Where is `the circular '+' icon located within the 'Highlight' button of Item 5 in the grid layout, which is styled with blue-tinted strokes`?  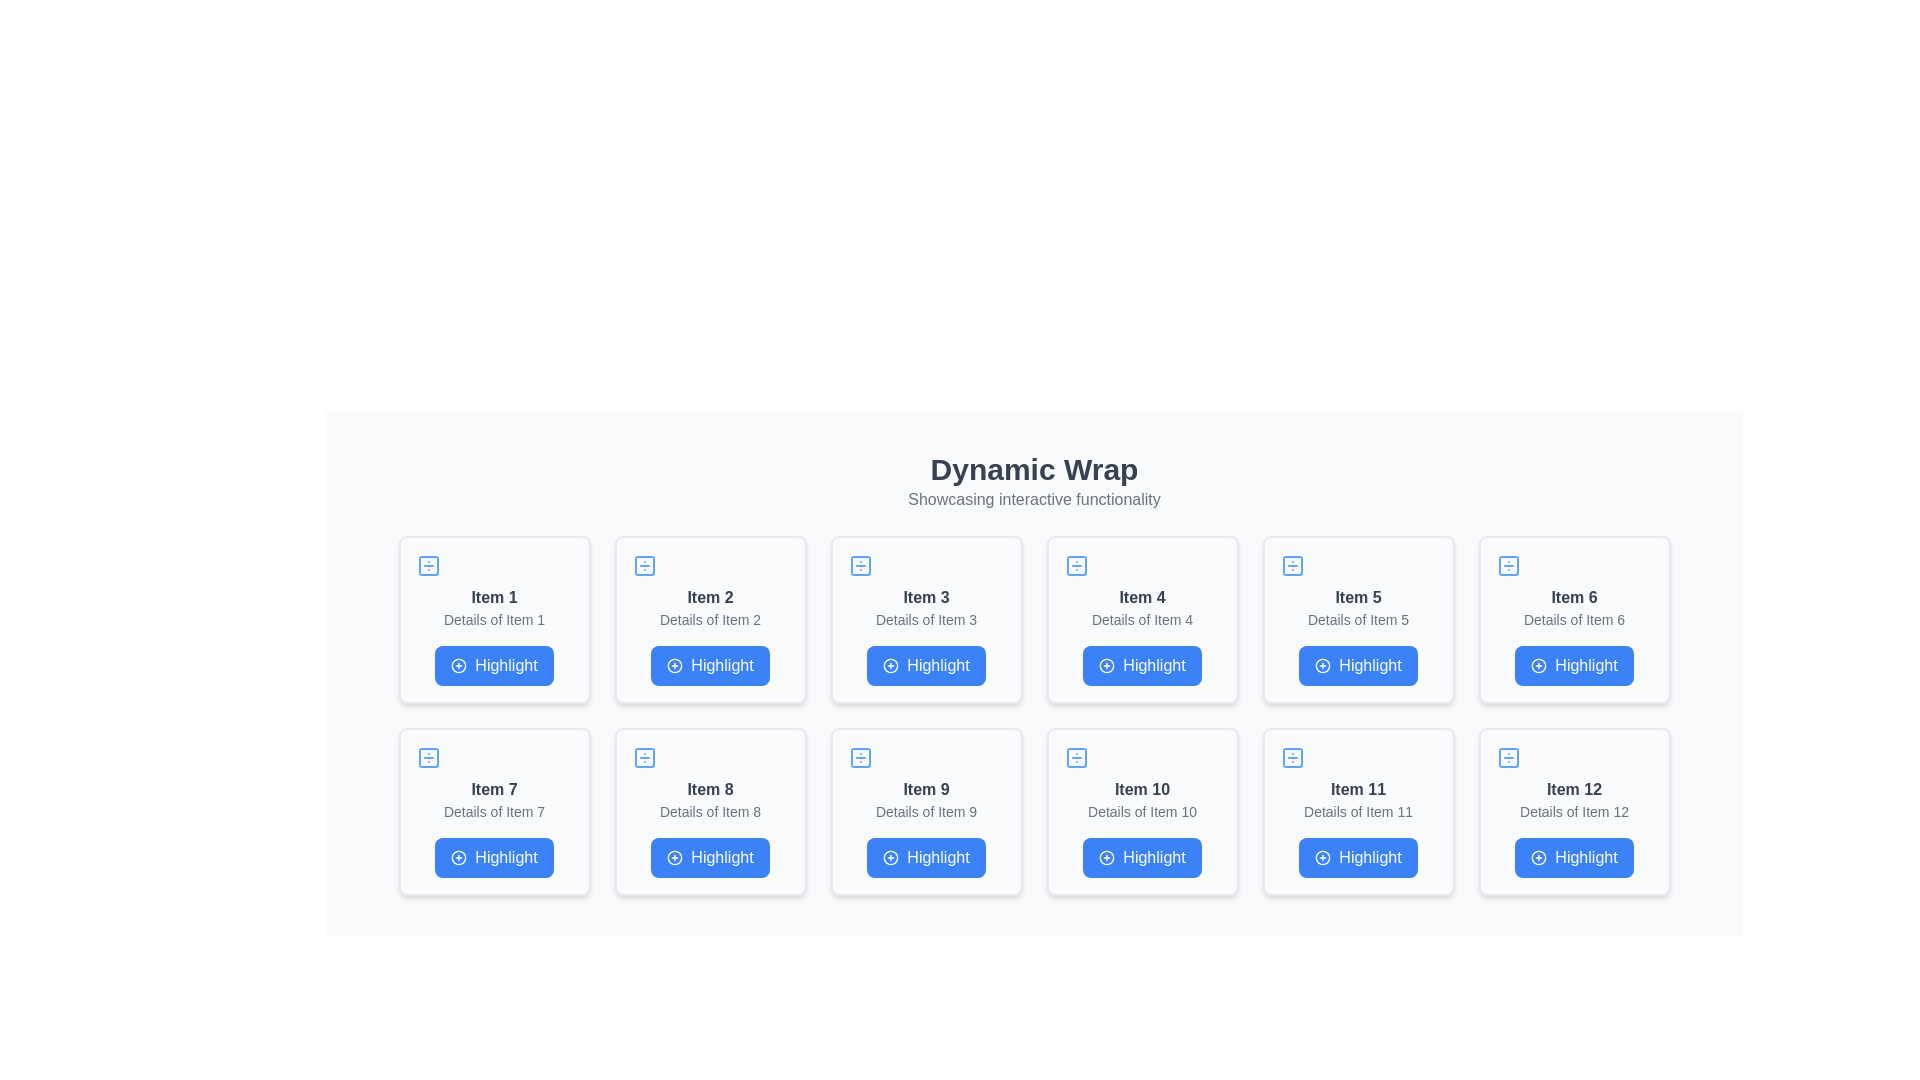
the circular '+' icon located within the 'Highlight' button of Item 5 in the grid layout, which is styled with blue-tinted strokes is located at coordinates (1323, 666).